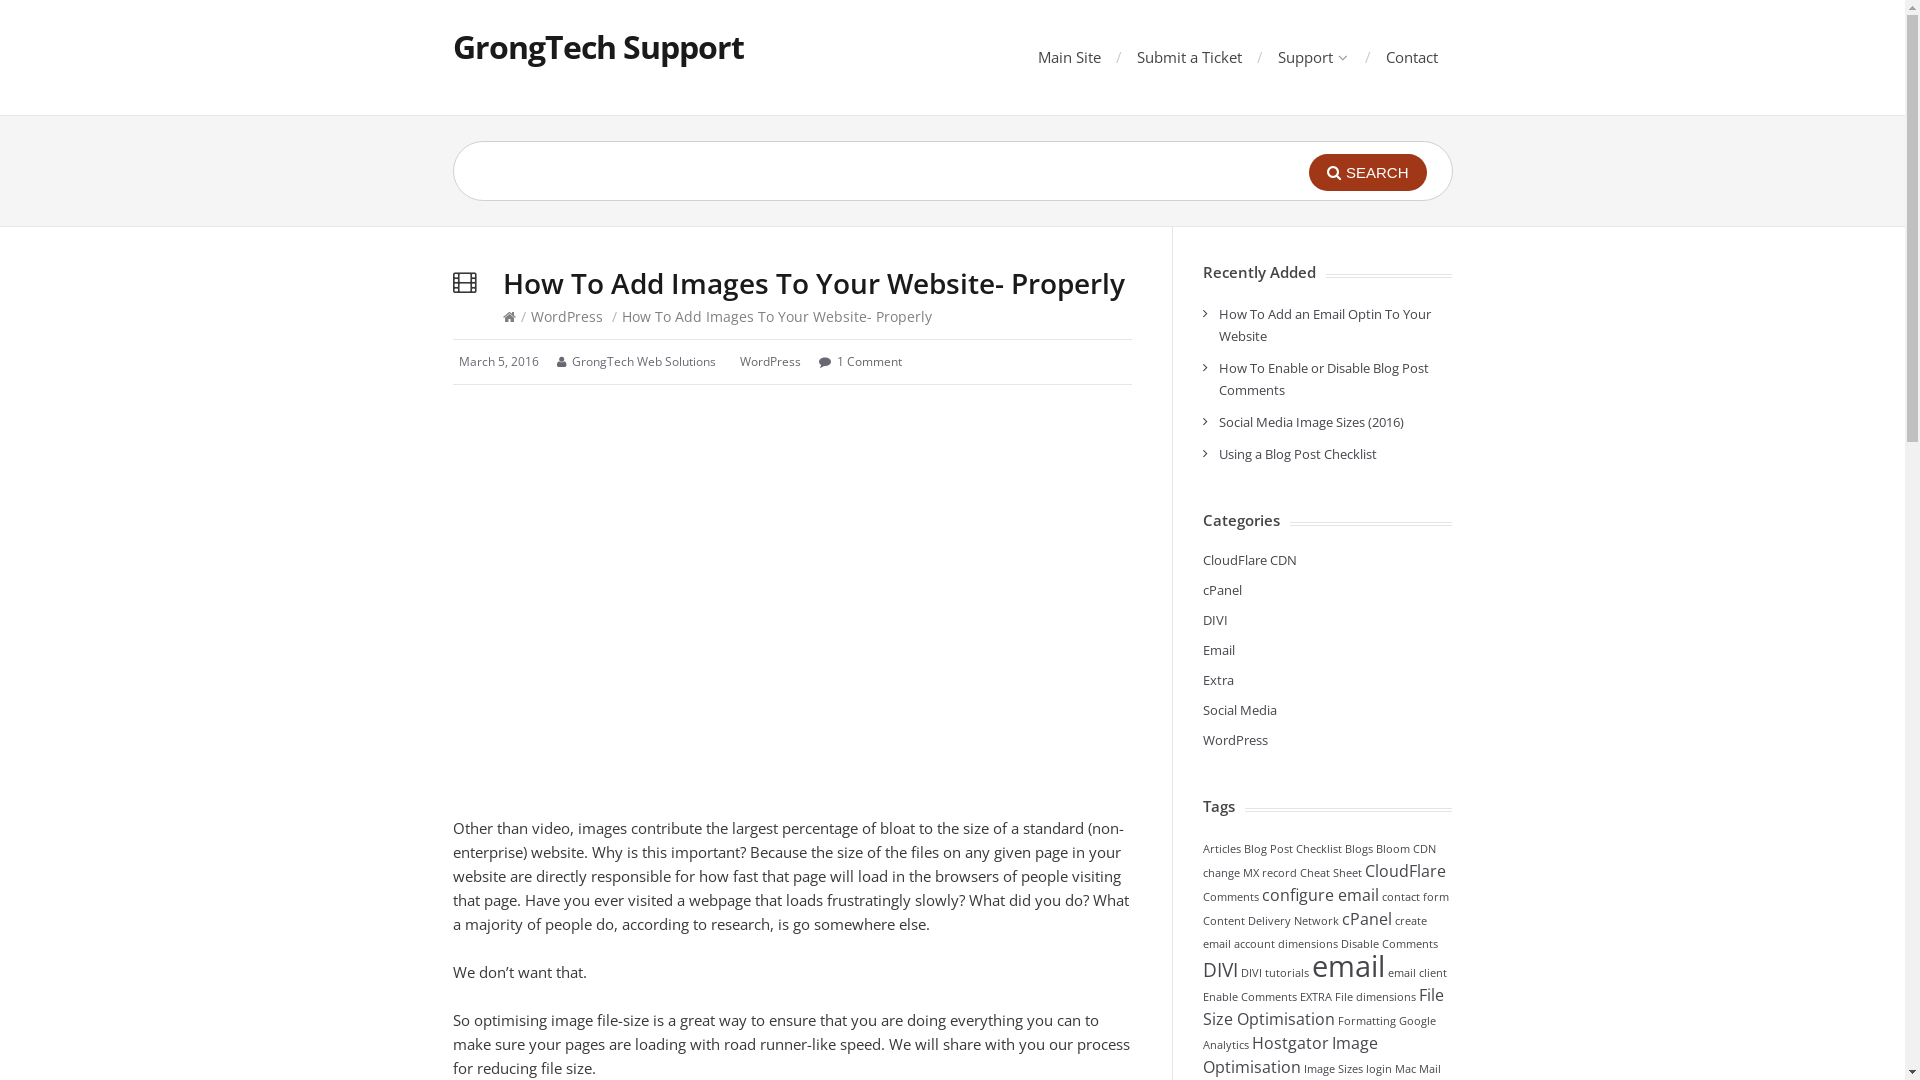 This screenshot has height=1080, width=1920. What do you see at coordinates (1242, 848) in the screenshot?
I see `'Blog Post Checklist'` at bounding box center [1242, 848].